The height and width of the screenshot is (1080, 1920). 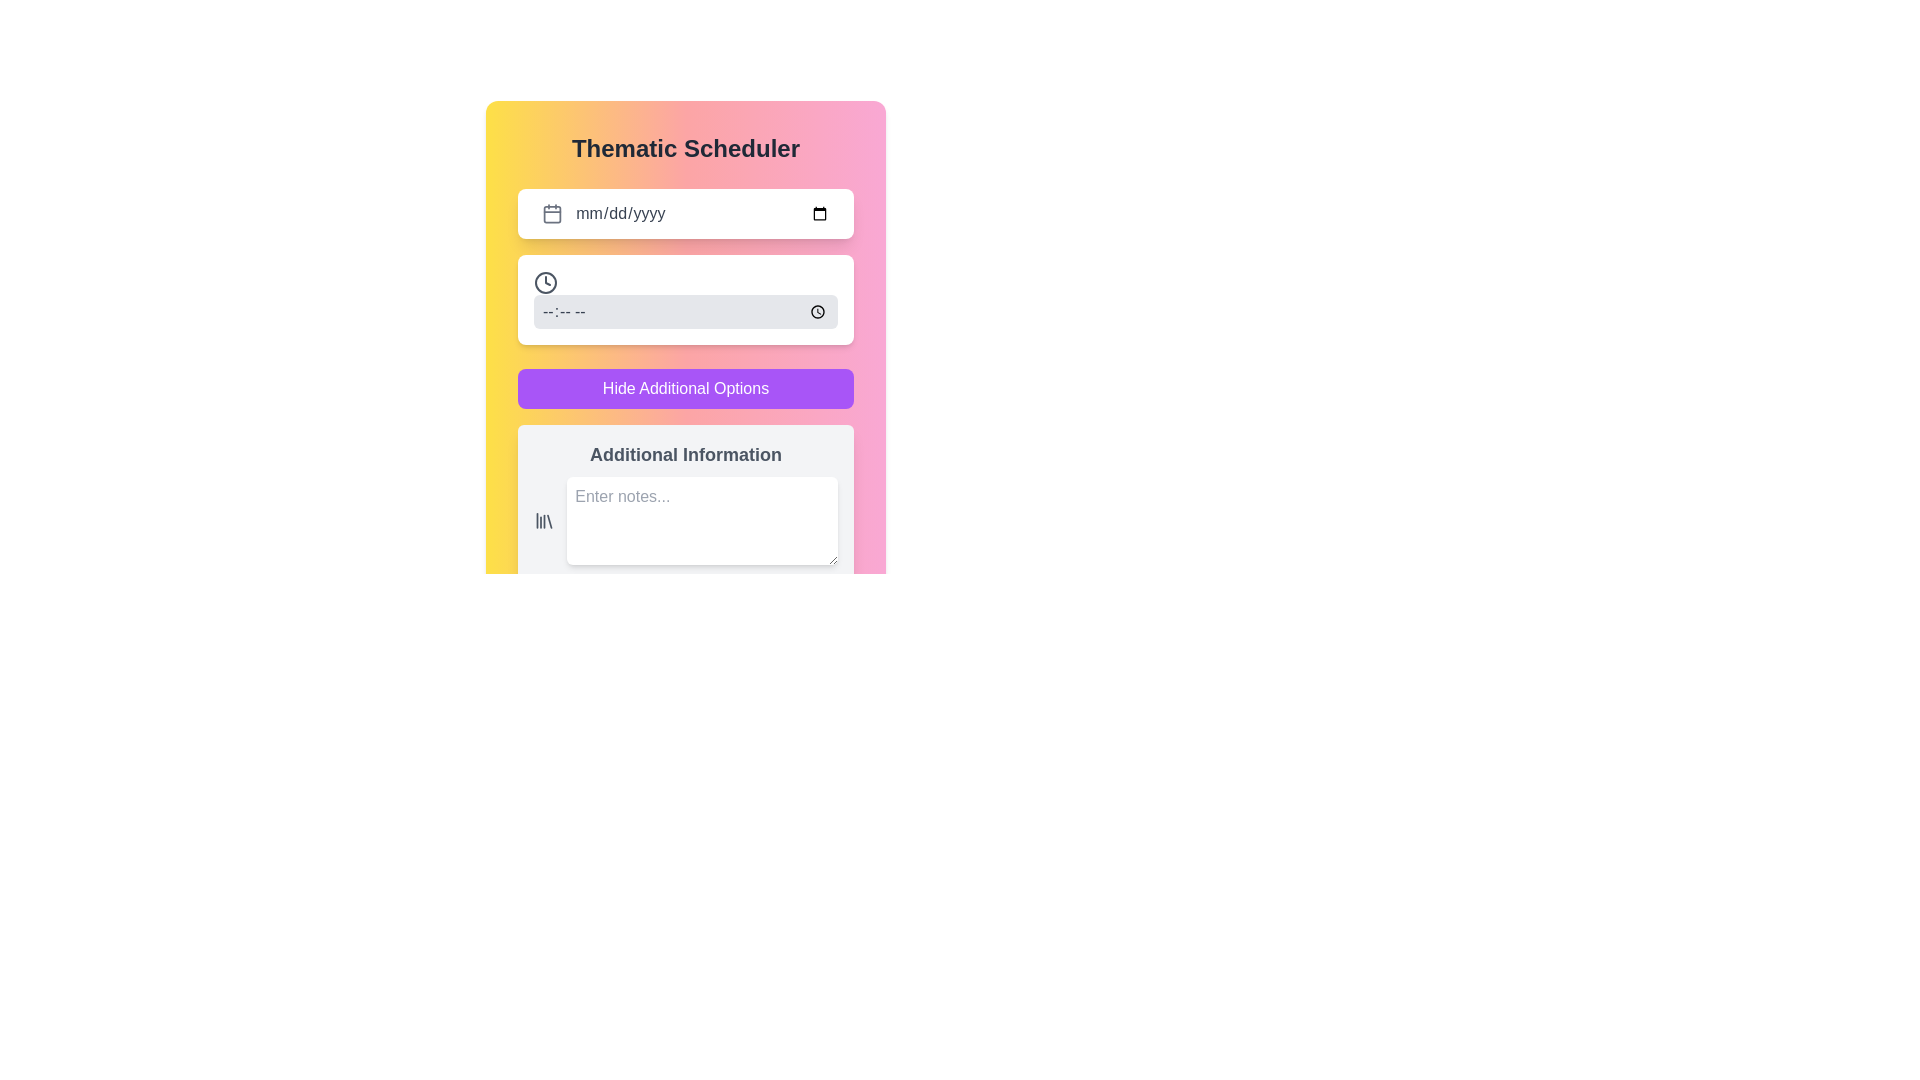 I want to click on the input field related to the calendar icon, so click(x=552, y=214).